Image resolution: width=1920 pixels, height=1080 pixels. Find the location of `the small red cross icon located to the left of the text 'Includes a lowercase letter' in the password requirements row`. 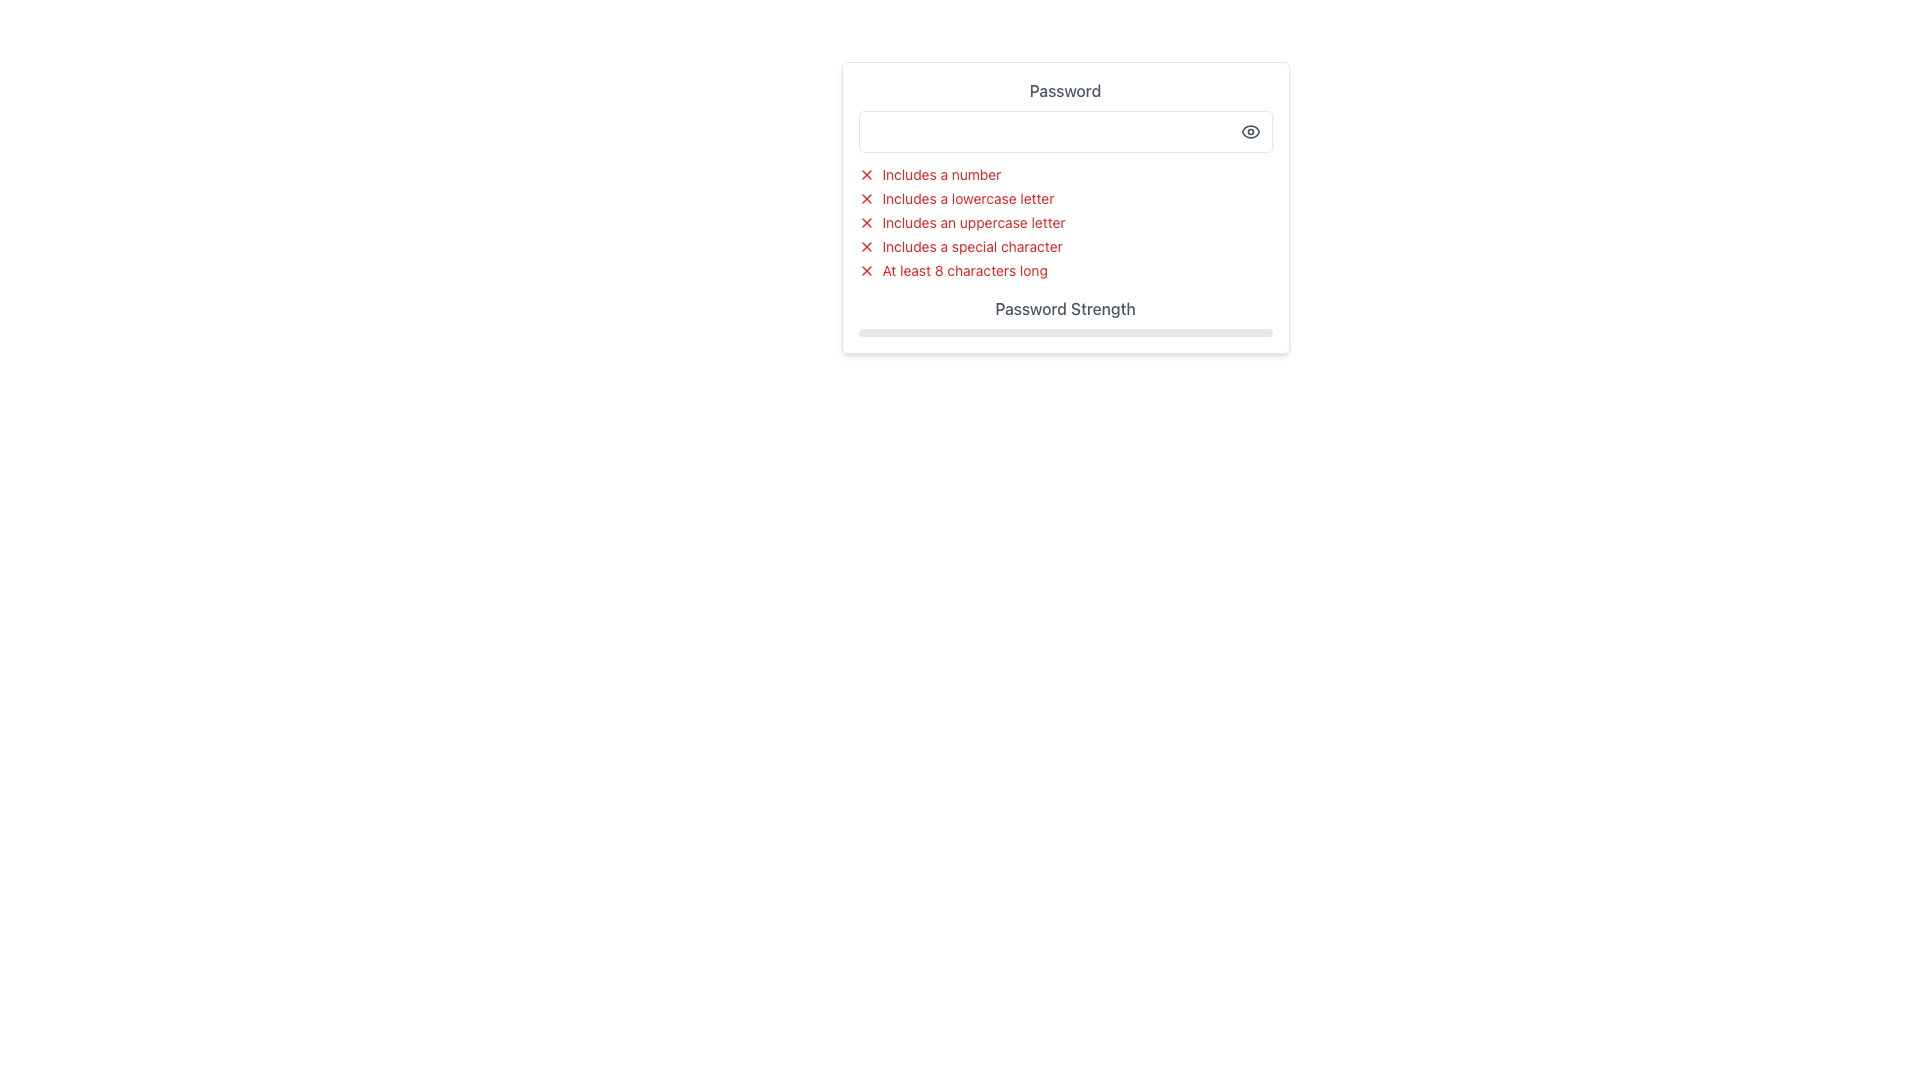

the small red cross icon located to the left of the text 'Includes a lowercase letter' in the password requirements row is located at coordinates (866, 199).